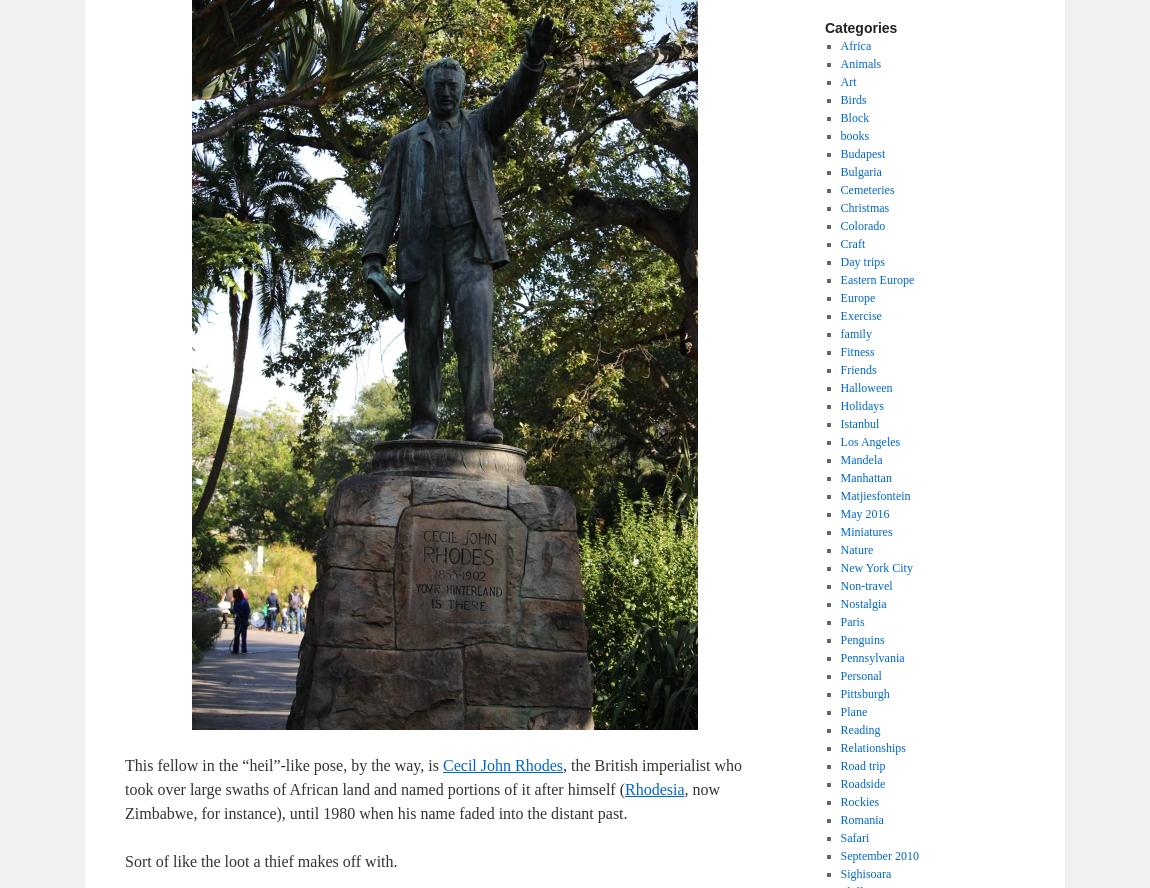 This screenshot has width=1150, height=888. Describe the element at coordinates (861, 764) in the screenshot. I see `'Road trip'` at that location.